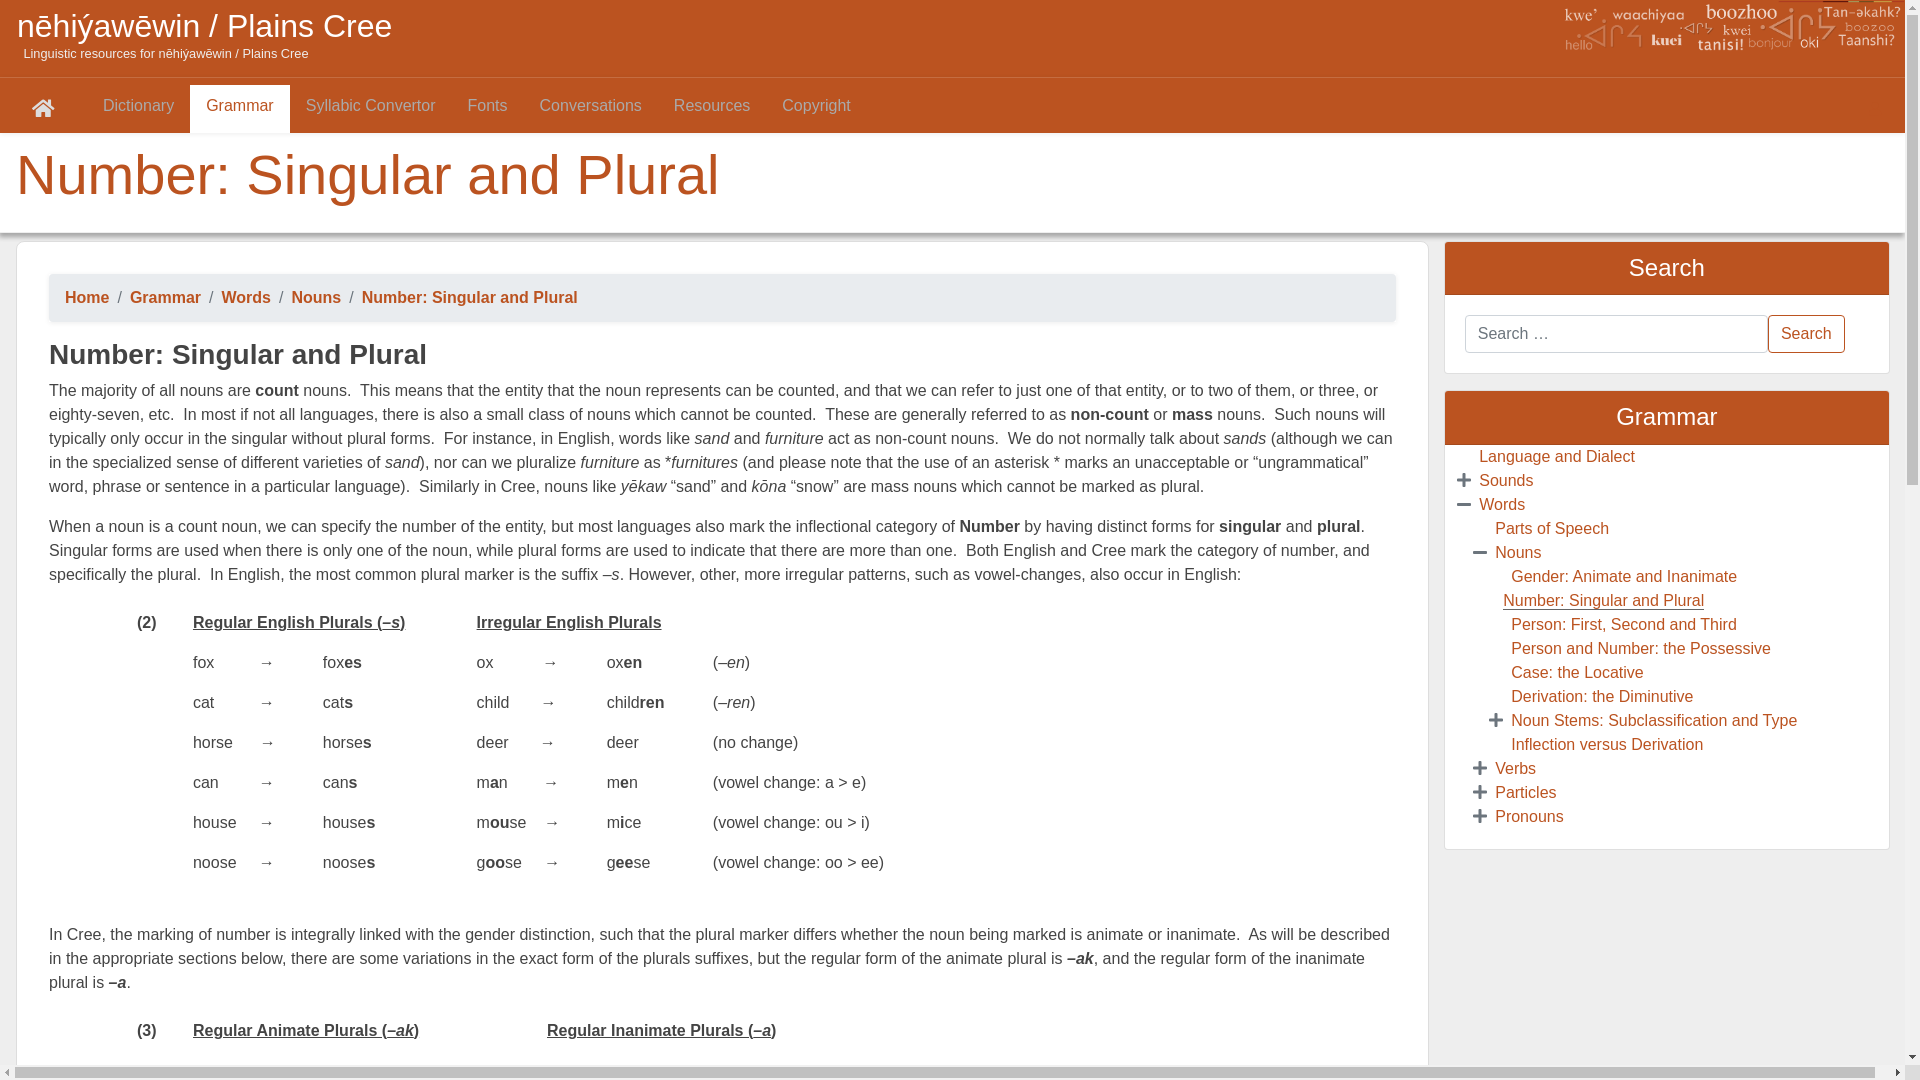 The width and height of the screenshot is (1920, 1080). What do you see at coordinates (1607, 744) in the screenshot?
I see `'Inflection versus Derivation'` at bounding box center [1607, 744].